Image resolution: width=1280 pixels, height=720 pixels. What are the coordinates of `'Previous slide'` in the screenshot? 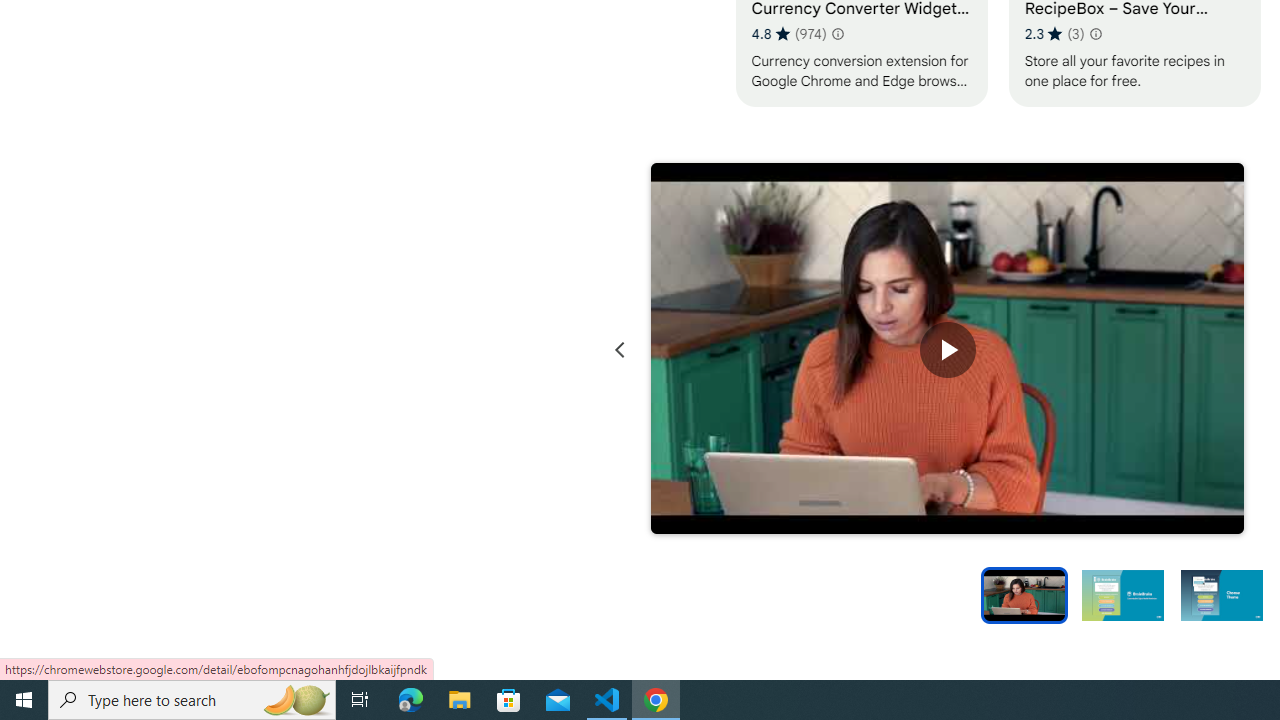 It's located at (618, 349).